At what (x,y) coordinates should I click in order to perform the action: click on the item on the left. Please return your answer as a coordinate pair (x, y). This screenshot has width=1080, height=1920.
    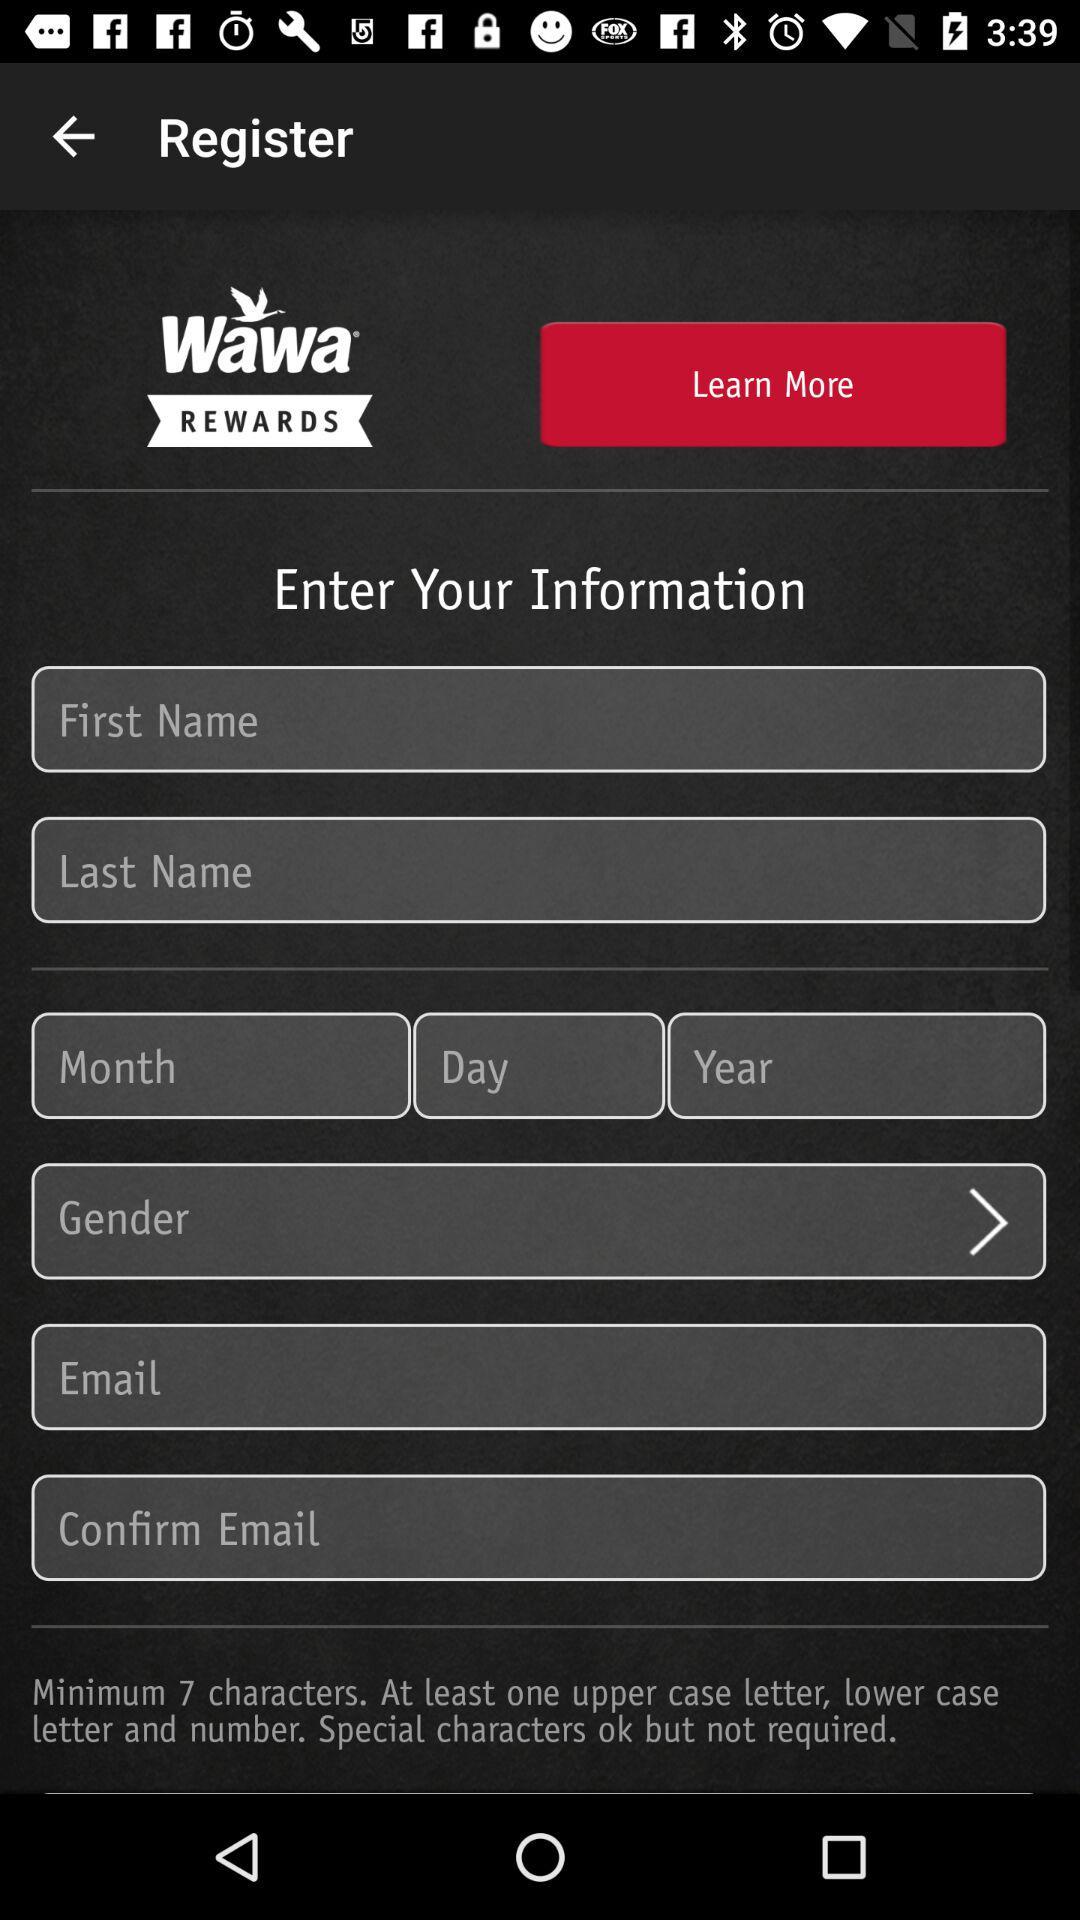
    Looking at the image, I should click on (222, 1065).